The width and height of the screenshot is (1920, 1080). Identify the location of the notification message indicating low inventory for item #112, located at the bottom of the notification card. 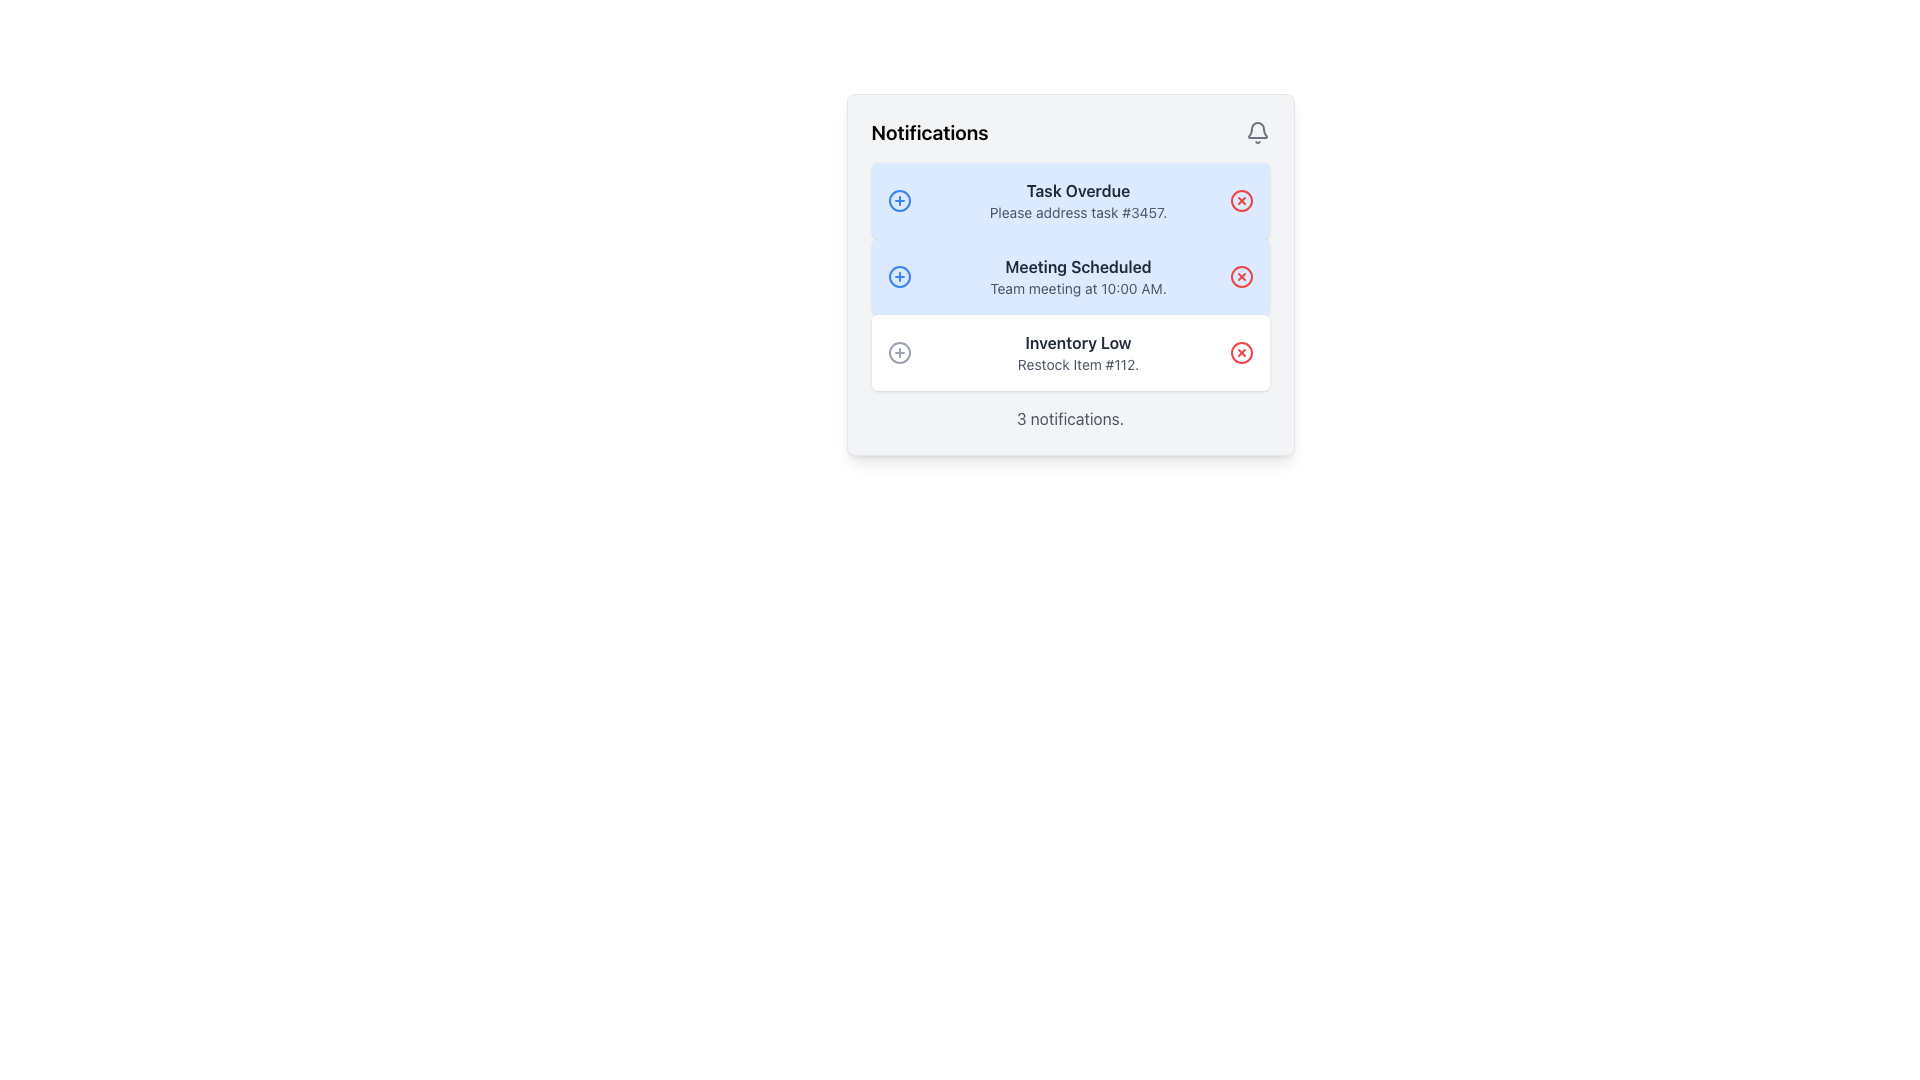
(1077, 352).